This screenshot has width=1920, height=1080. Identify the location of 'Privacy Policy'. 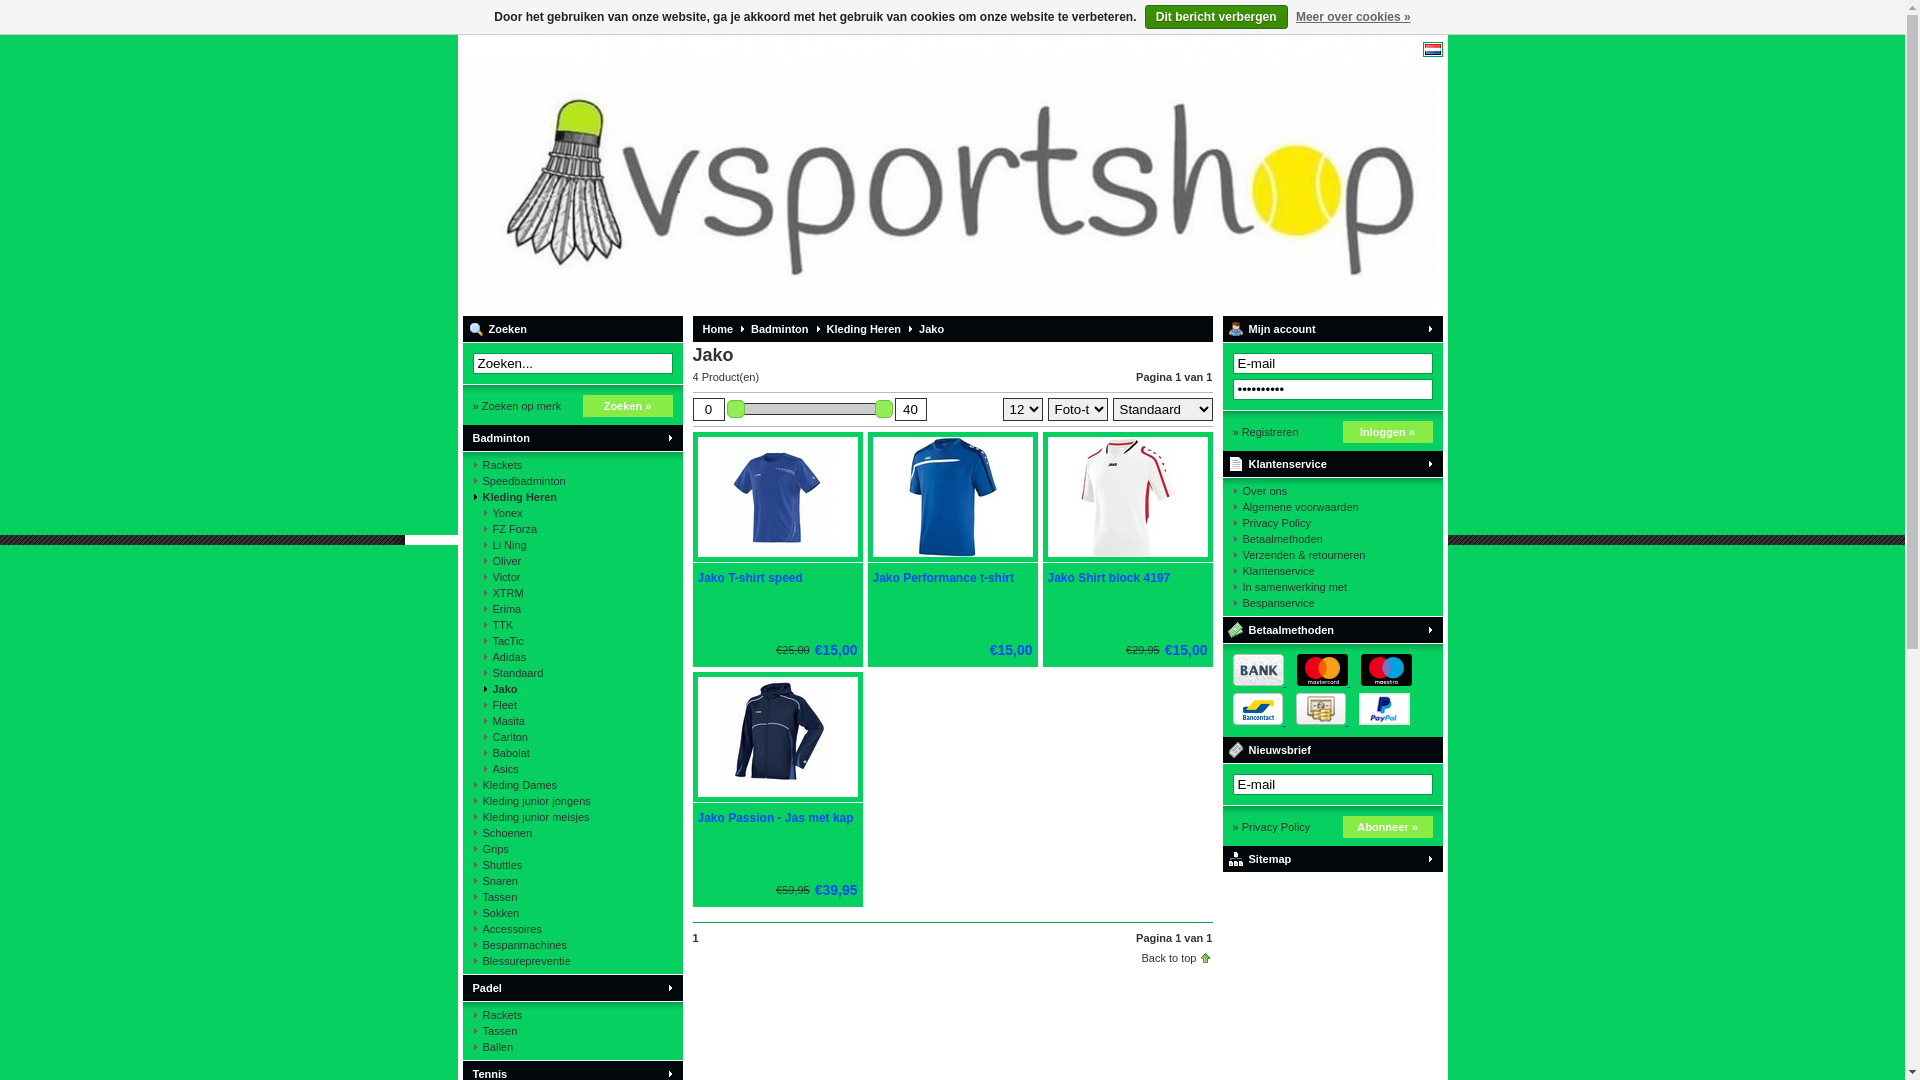
(1332, 522).